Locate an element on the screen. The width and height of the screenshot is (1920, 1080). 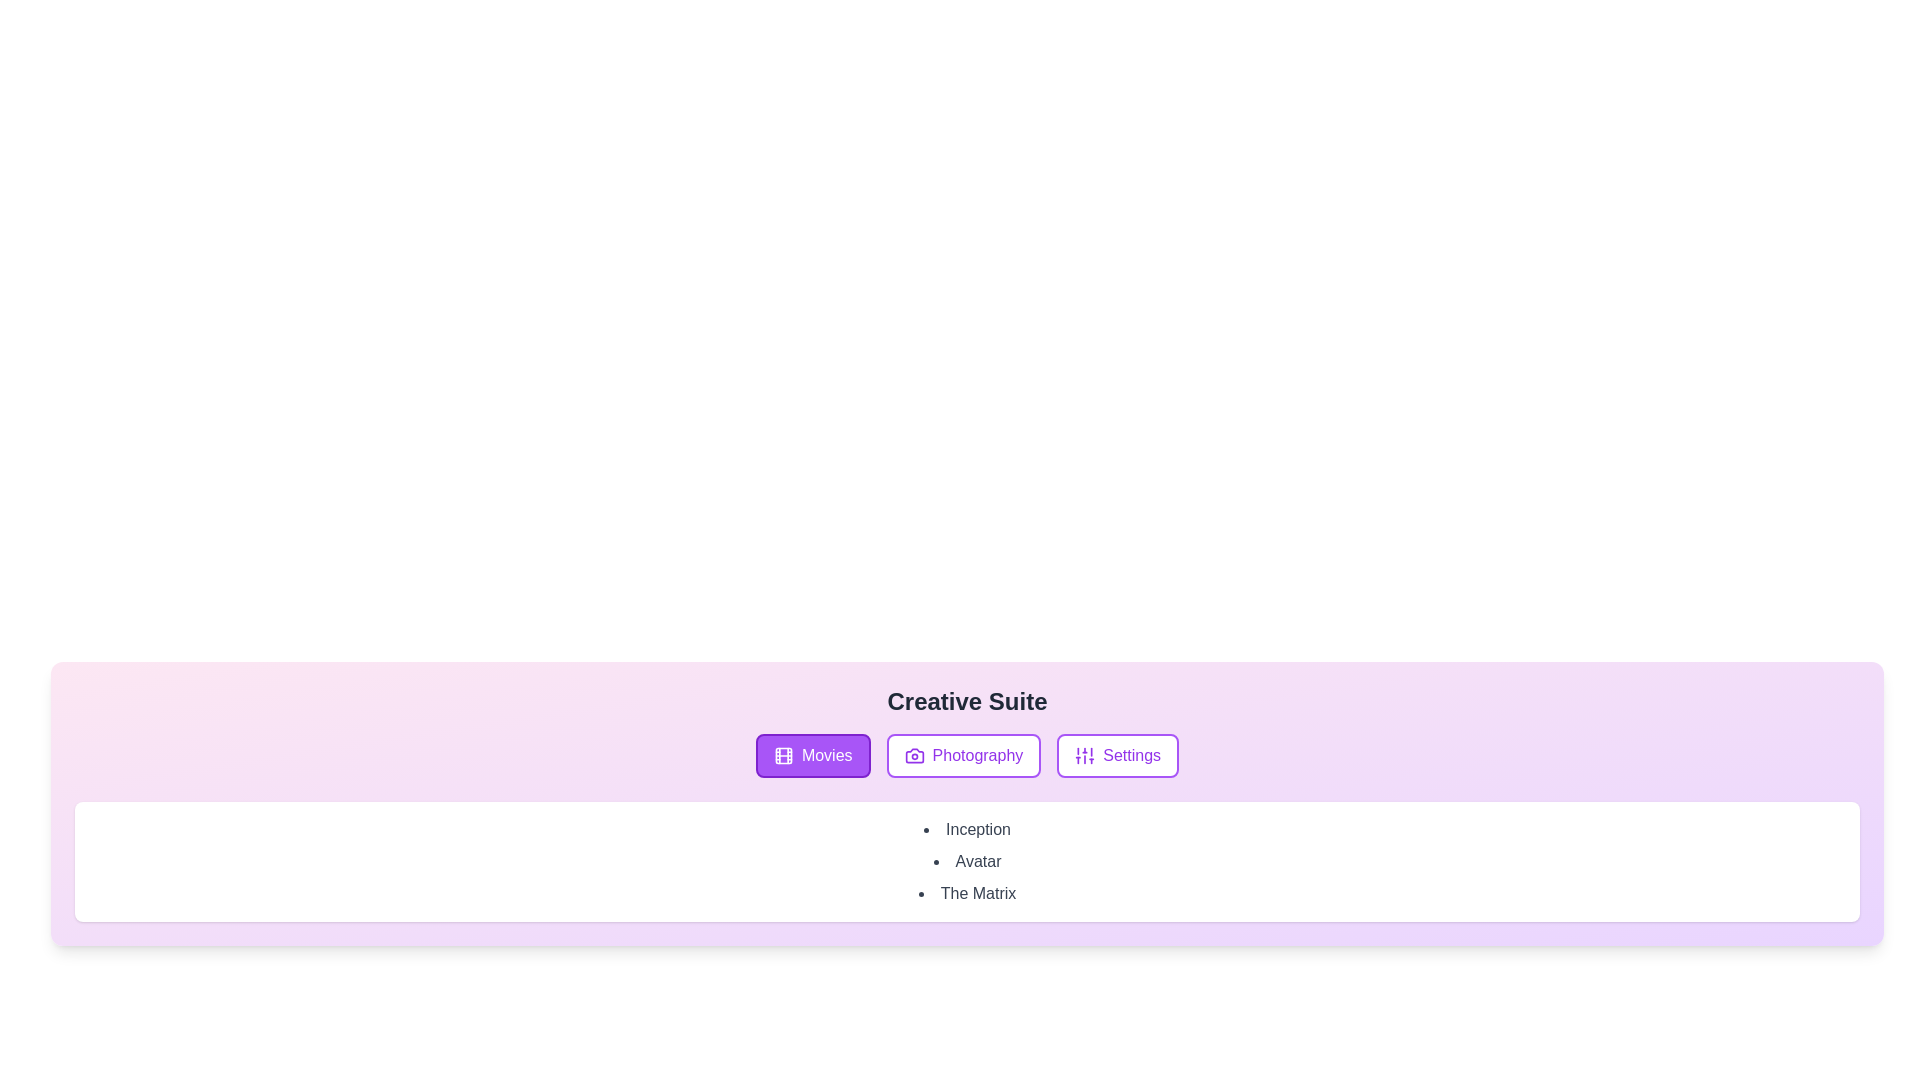
the 'Photography' button, which is a rectangular button with rounded corners, featuring purple text and a camera icon, located below the 'Creative Suite' heading is located at coordinates (963, 756).